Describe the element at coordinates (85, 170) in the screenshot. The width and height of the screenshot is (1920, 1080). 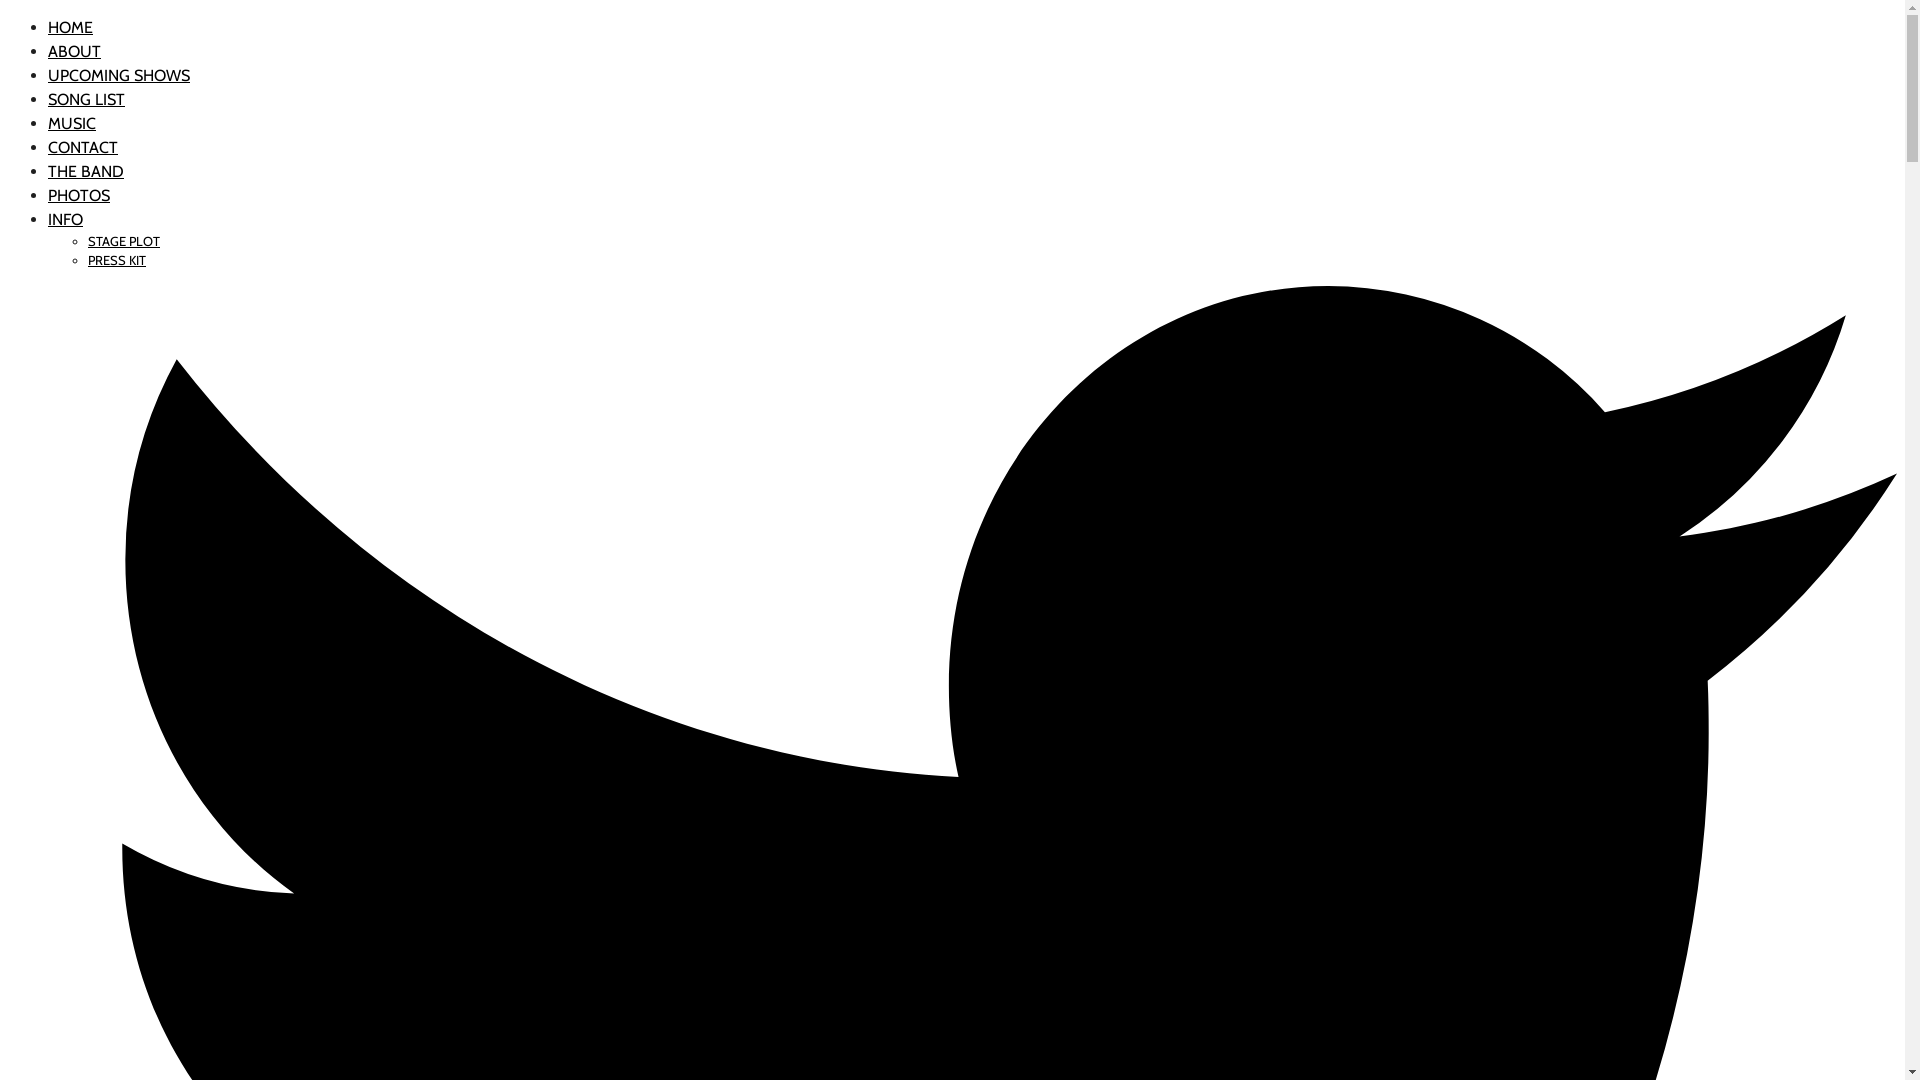
I see `'THE BAND'` at that location.